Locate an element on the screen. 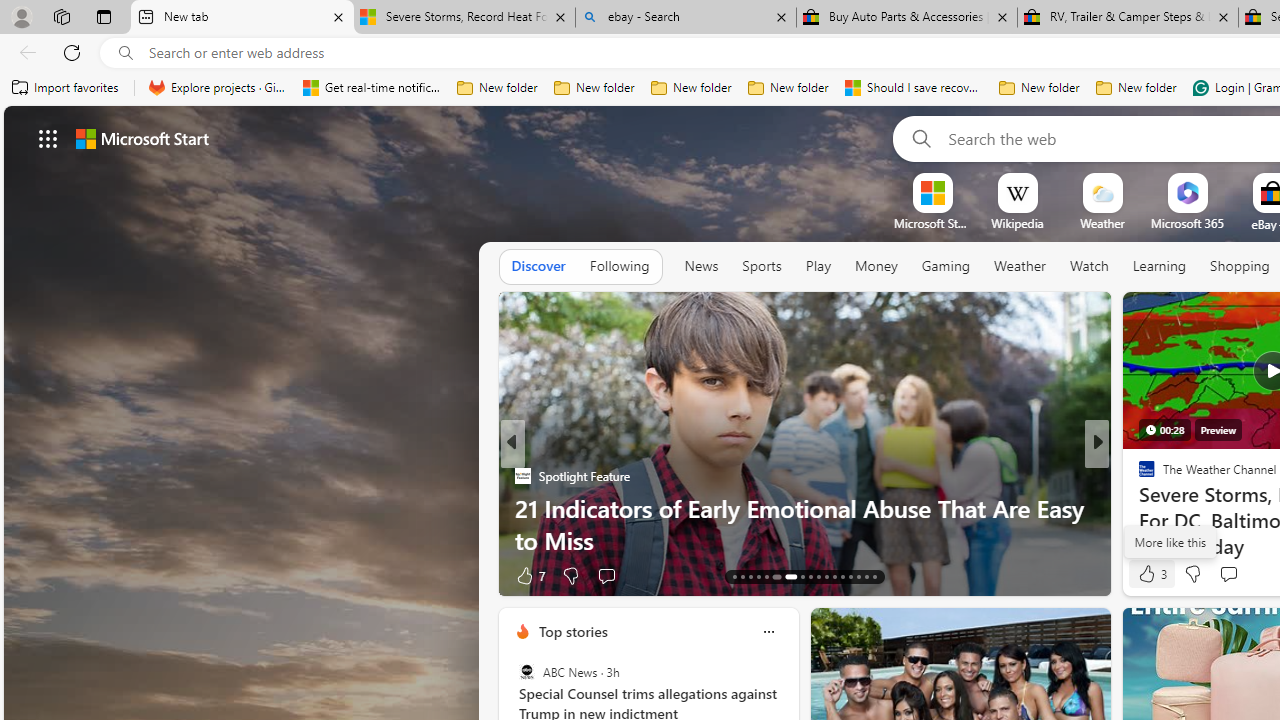  'Microsoft start' is located at coordinates (141, 137).